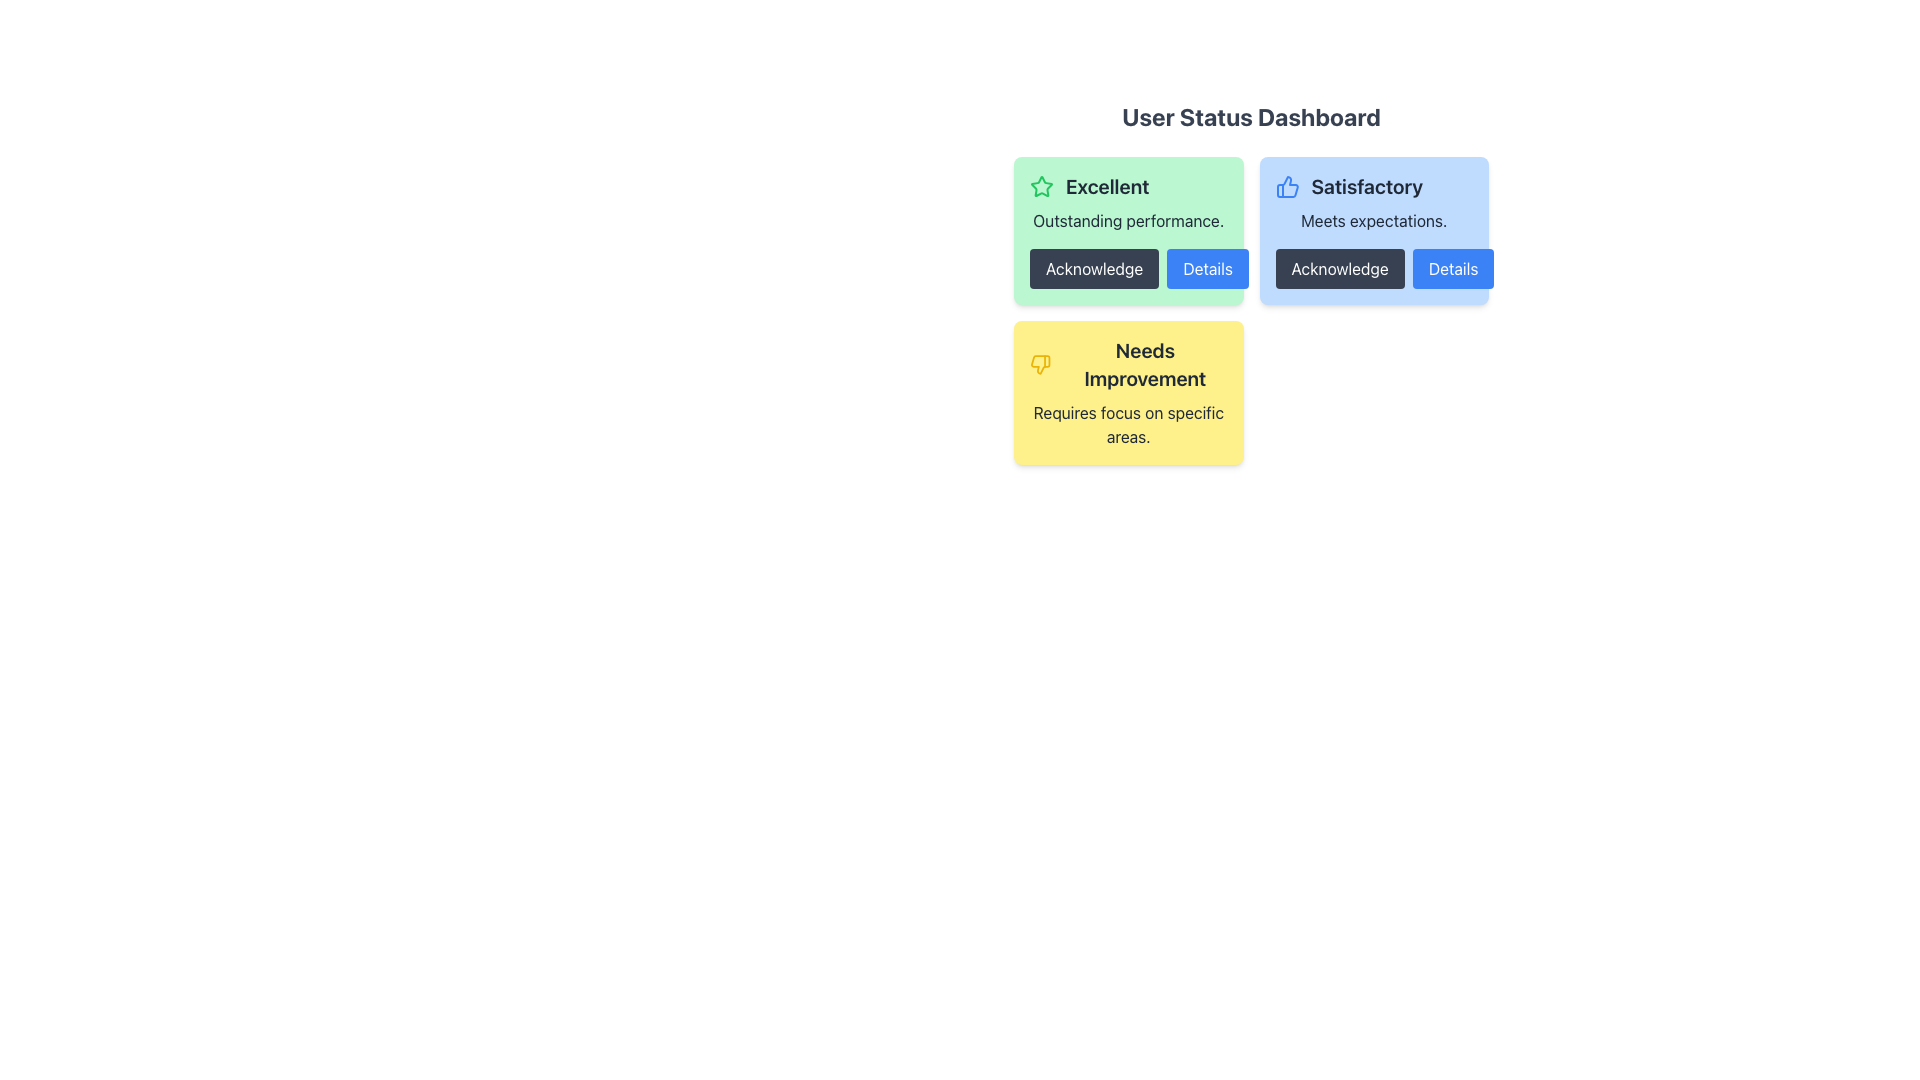 This screenshot has height=1080, width=1920. I want to click on title of the 'Satisfactory' heading with icon located at the top of the blue rectangular card, which visually represents the status to the user, so click(1373, 186).